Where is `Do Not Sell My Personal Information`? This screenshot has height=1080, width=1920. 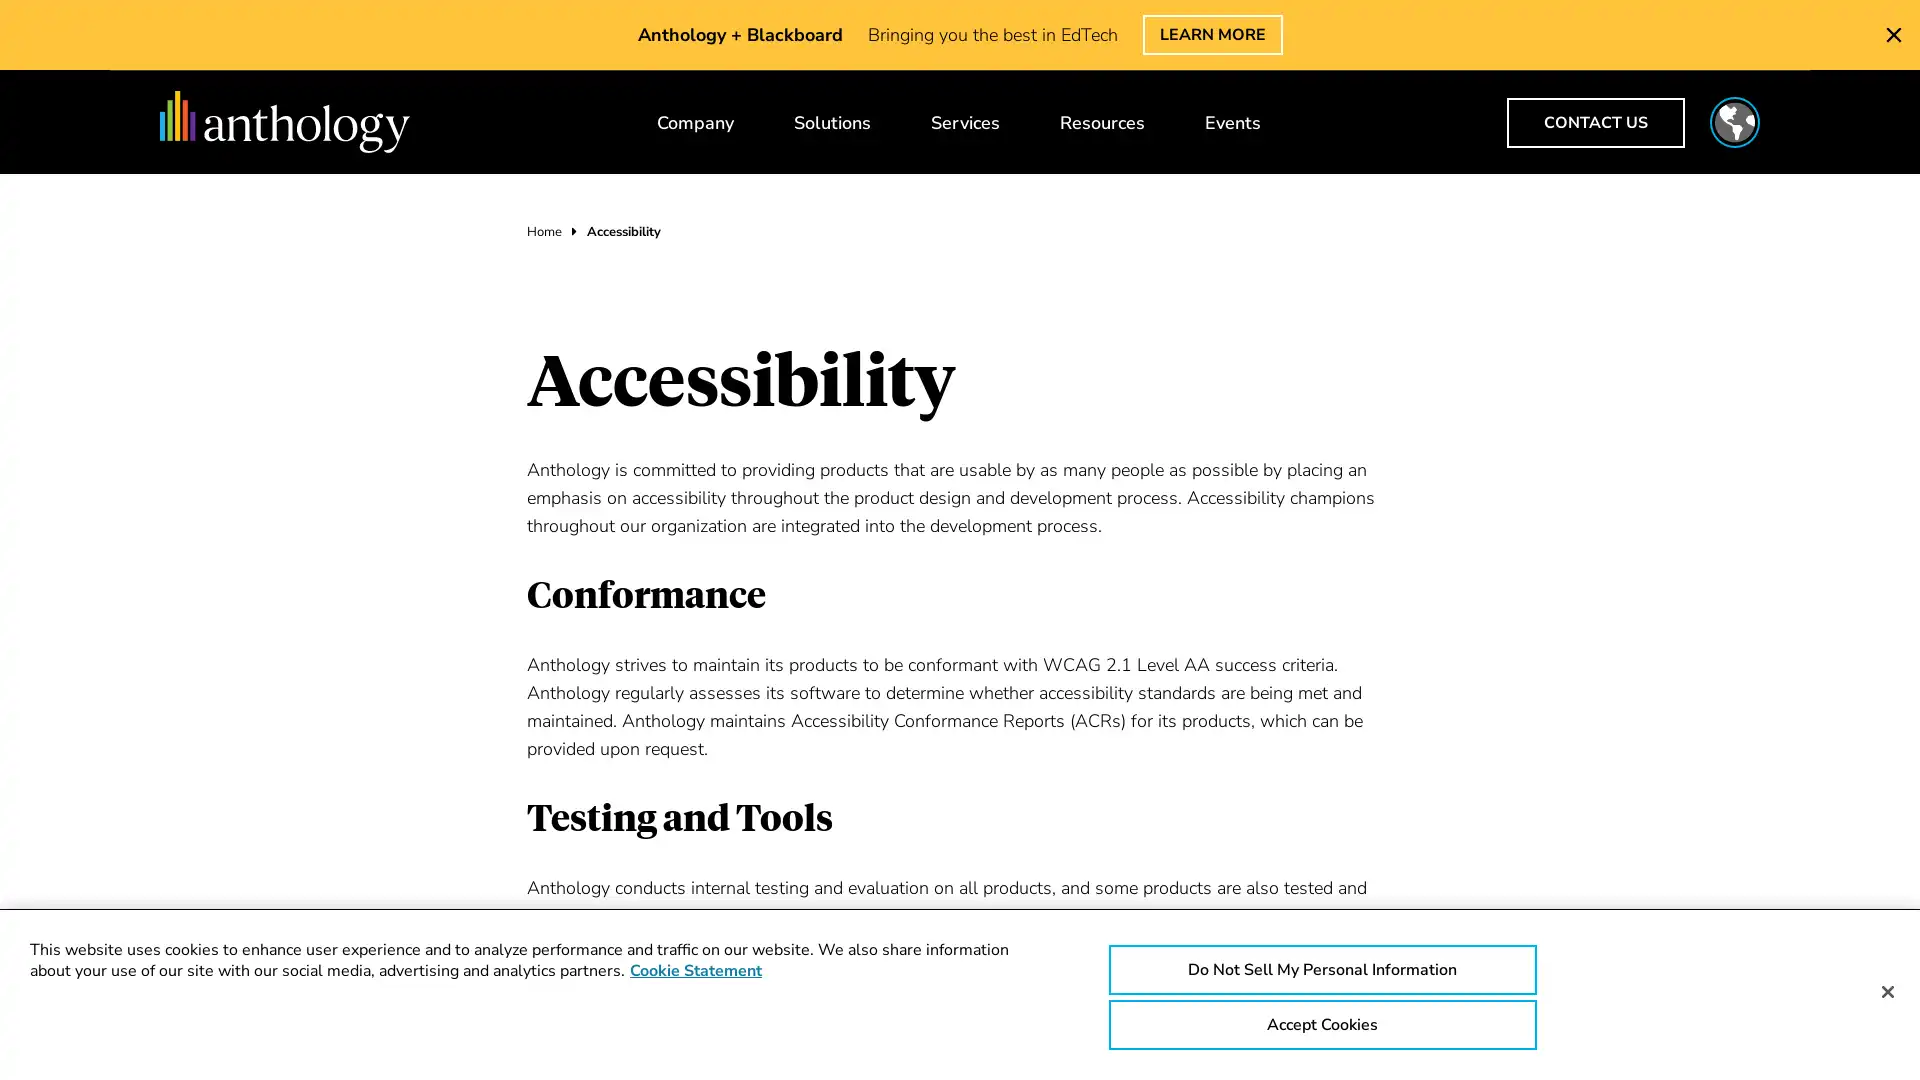 Do Not Sell My Personal Information is located at coordinates (1321, 968).